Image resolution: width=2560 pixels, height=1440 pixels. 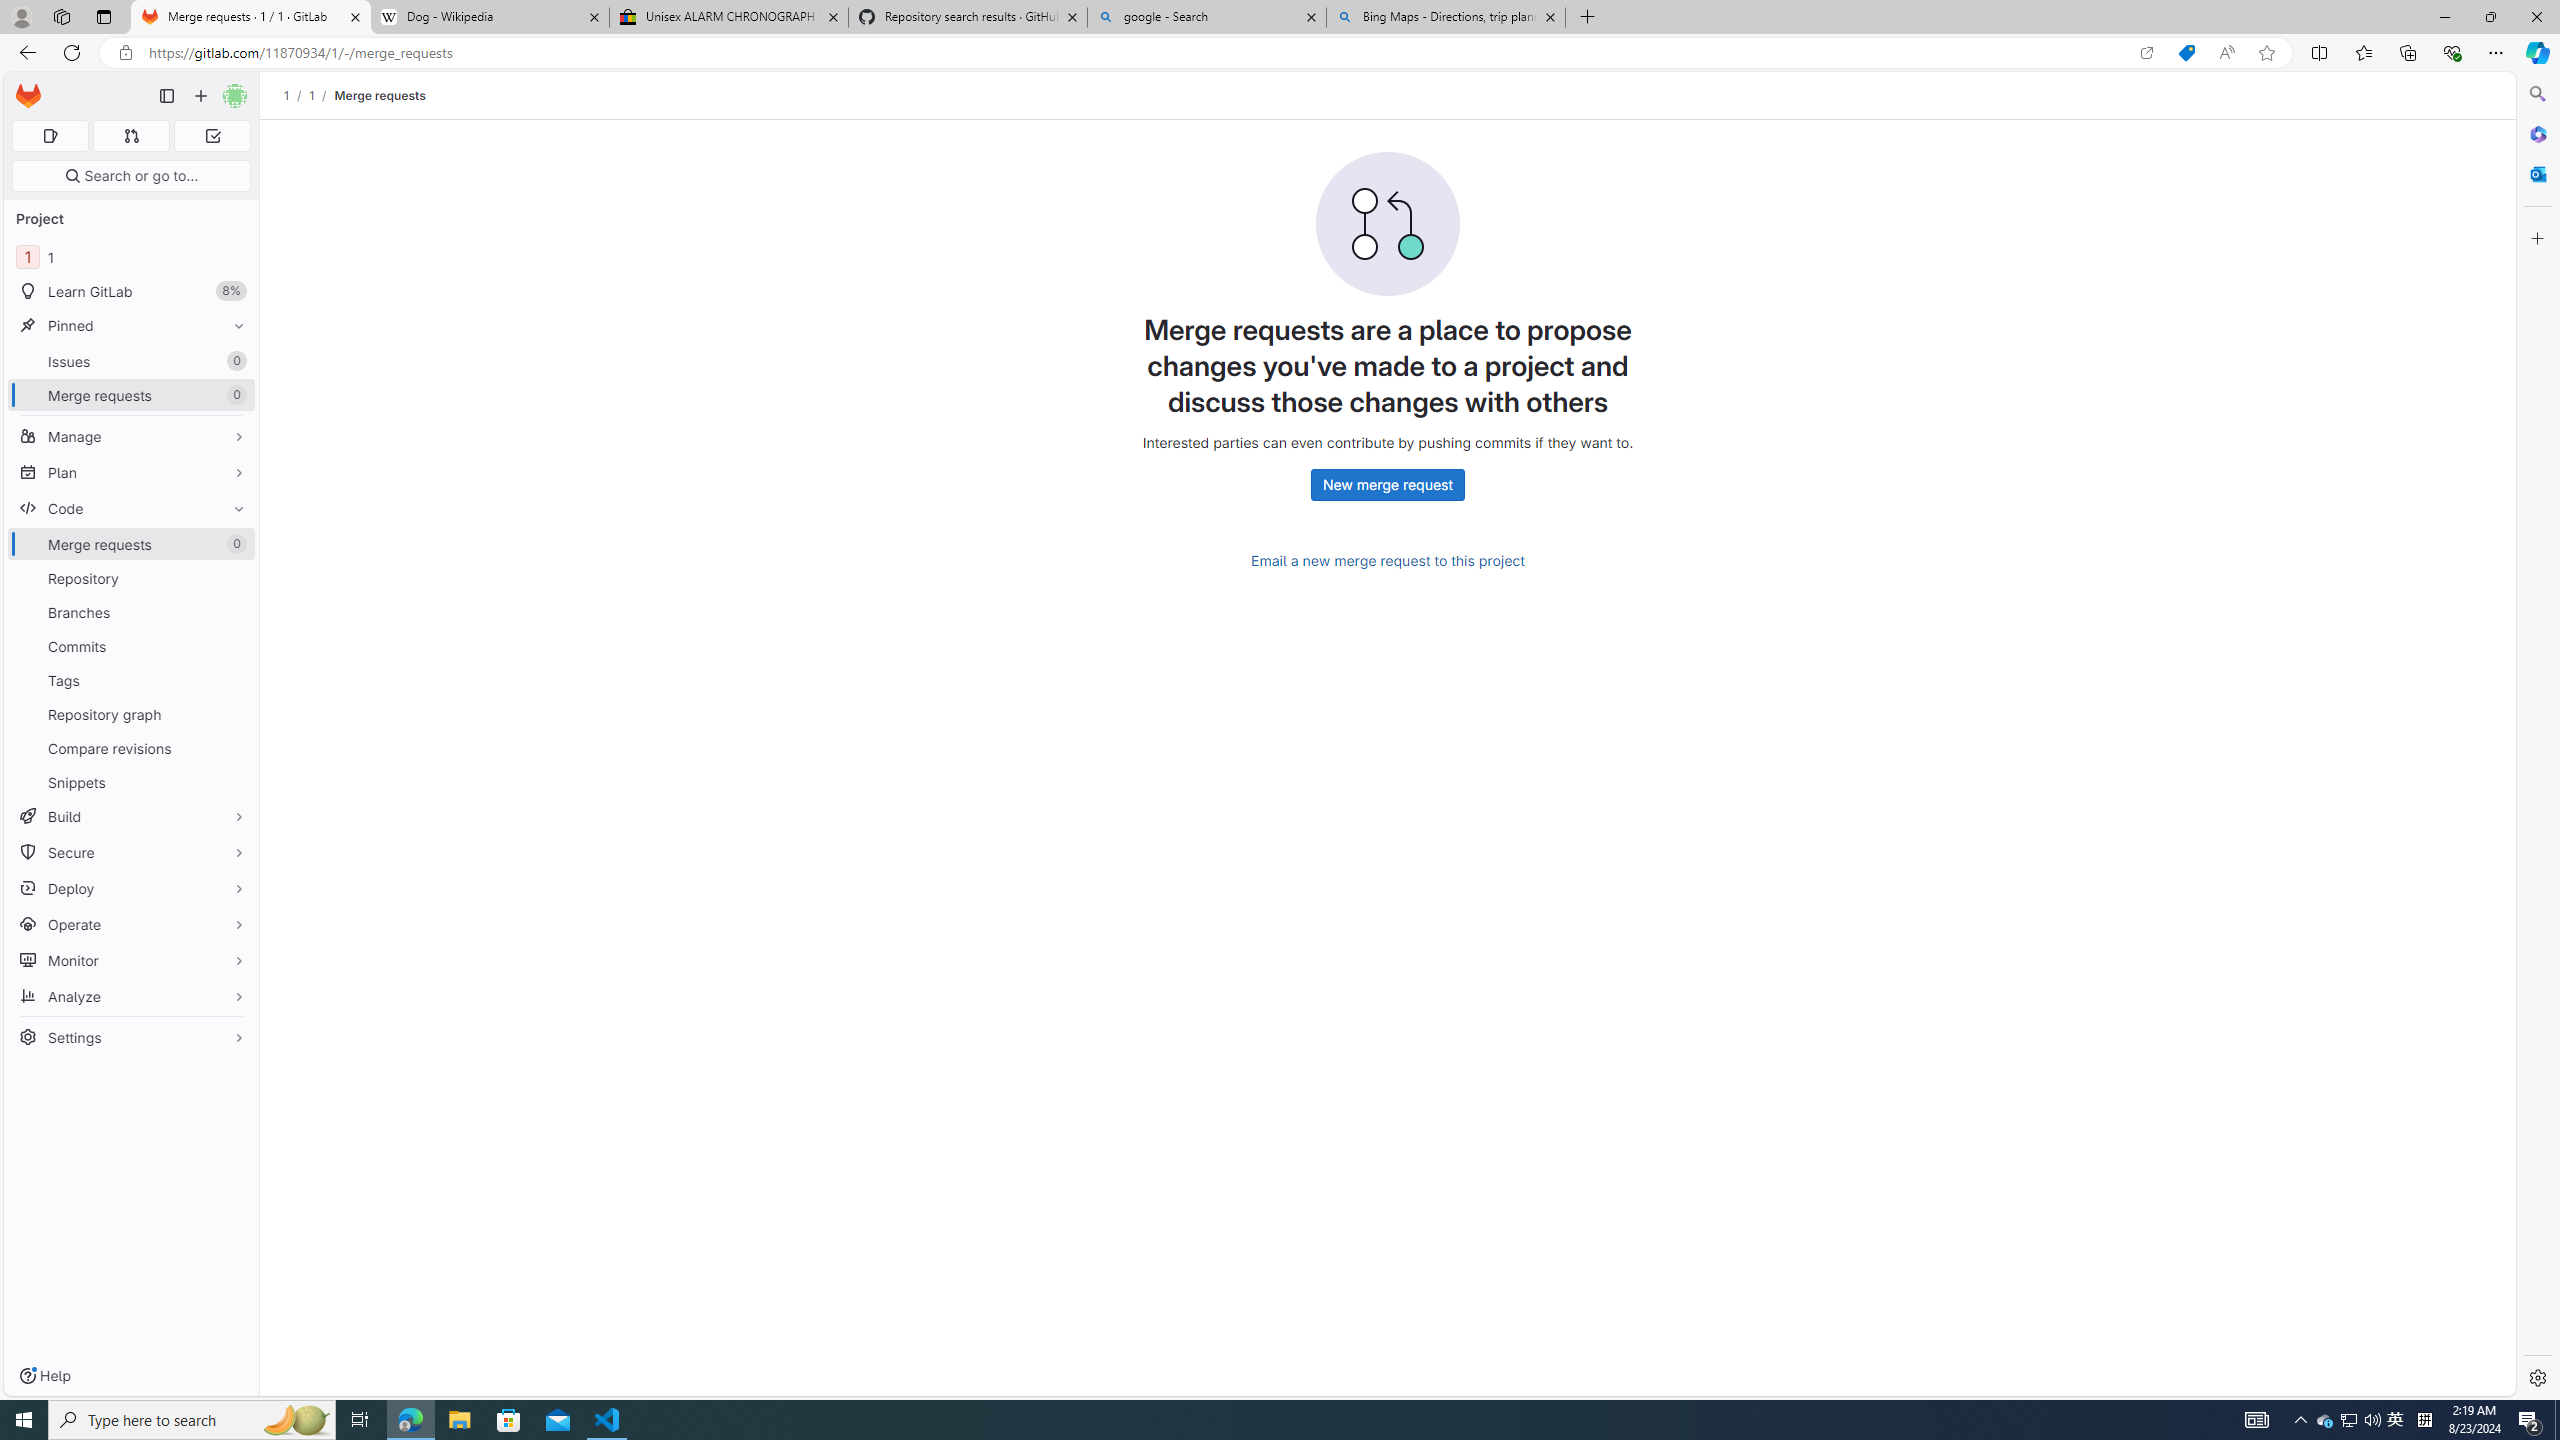 What do you see at coordinates (233, 646) in the screenshot?
I see `'Pin Commits'` at bounding box center [233, 646].